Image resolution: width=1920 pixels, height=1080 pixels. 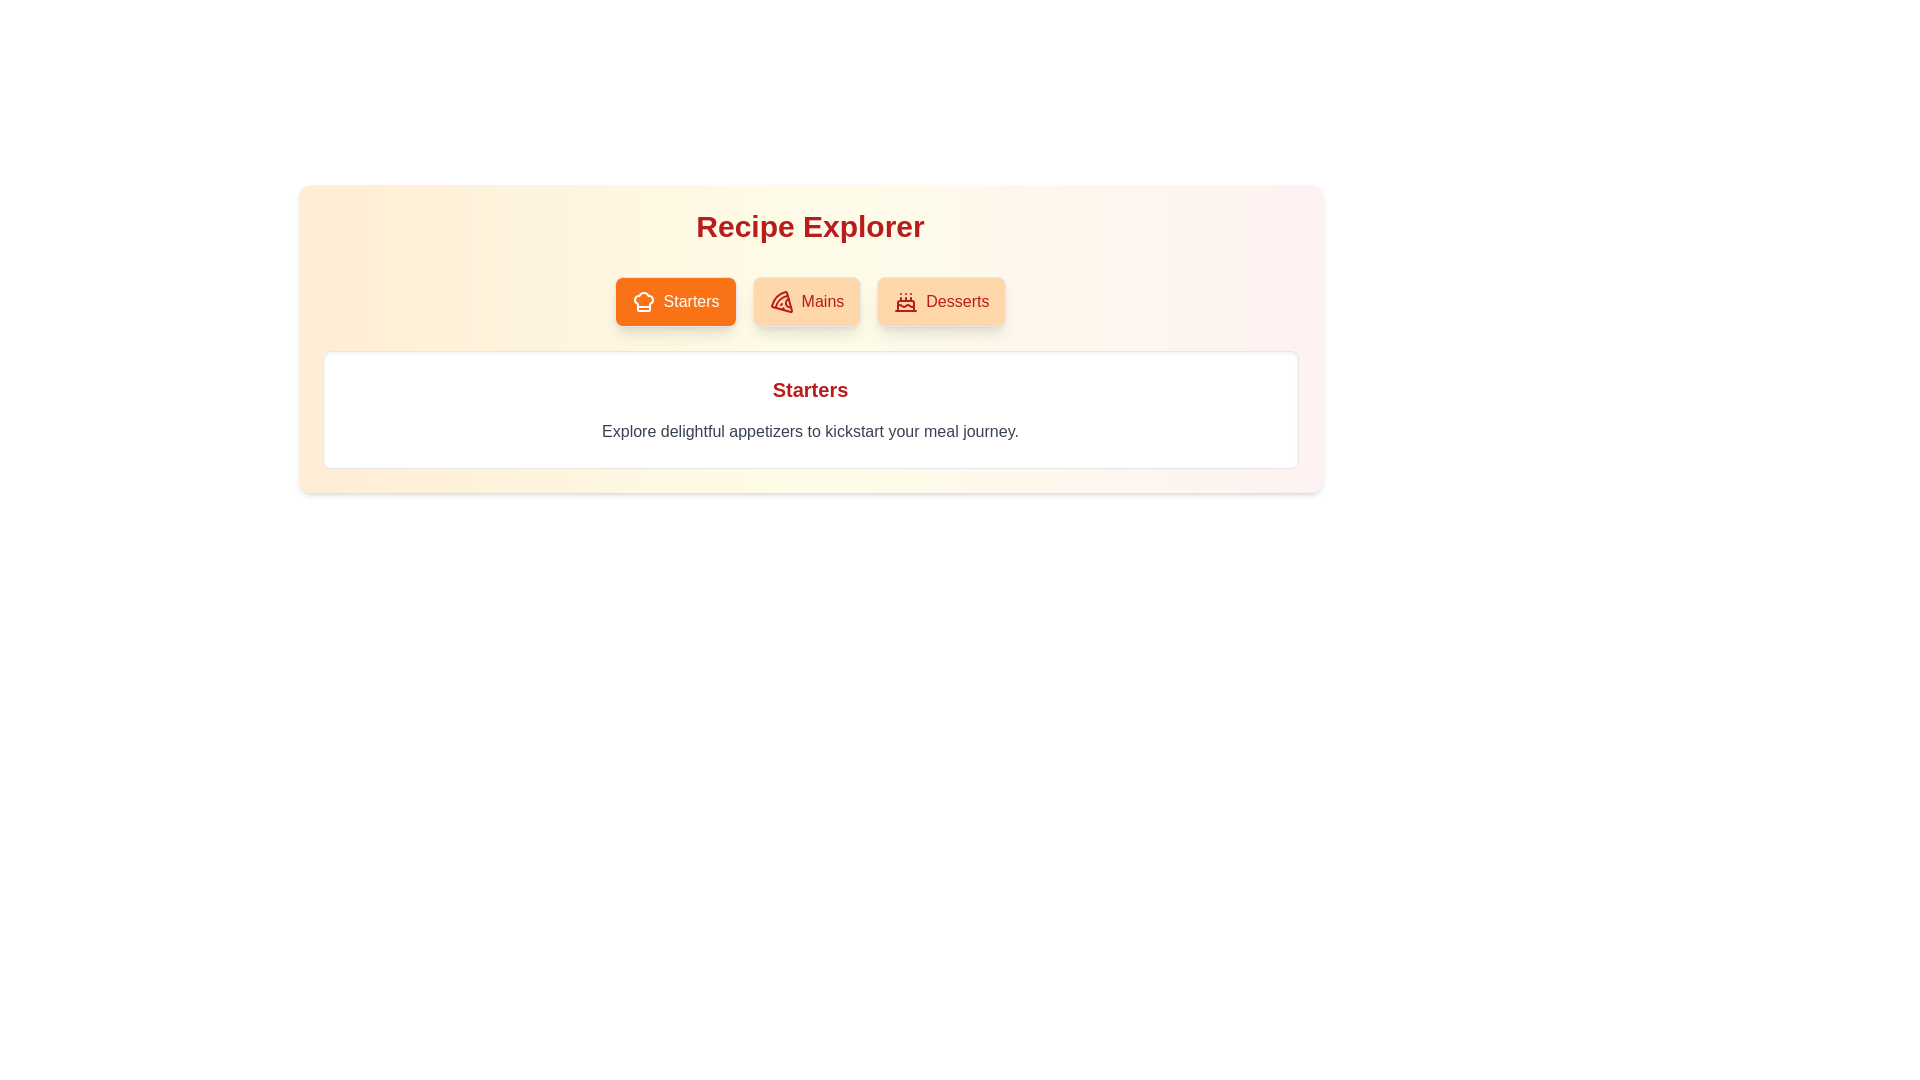 What do you see at coordinates (675, 301) in the screenshot?
I see `the Starters tab by clicking on its button` at bounding box center [675, 301].